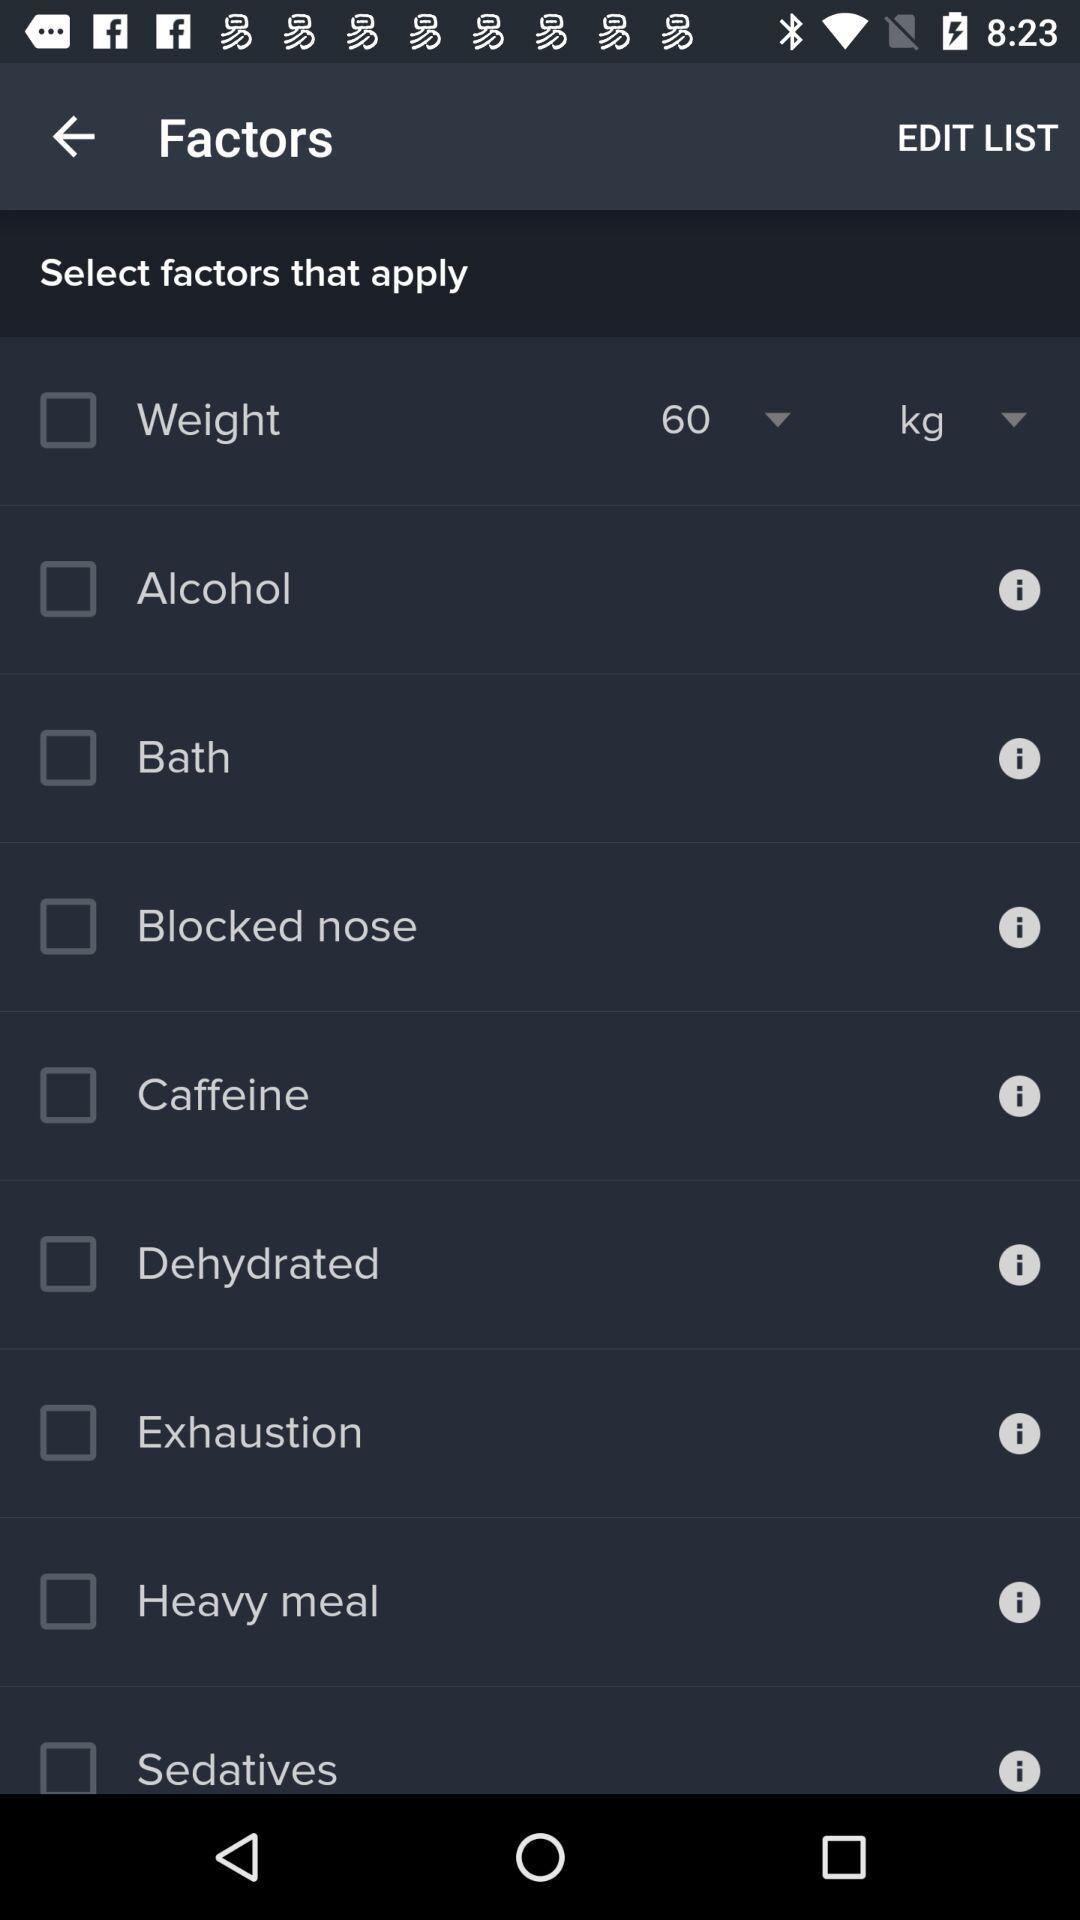 The image size is (1080, 1920). What do you see at coordinates (1019, 1602) in the screenshot?
I see `info` at bounding box center [1019, 1602].